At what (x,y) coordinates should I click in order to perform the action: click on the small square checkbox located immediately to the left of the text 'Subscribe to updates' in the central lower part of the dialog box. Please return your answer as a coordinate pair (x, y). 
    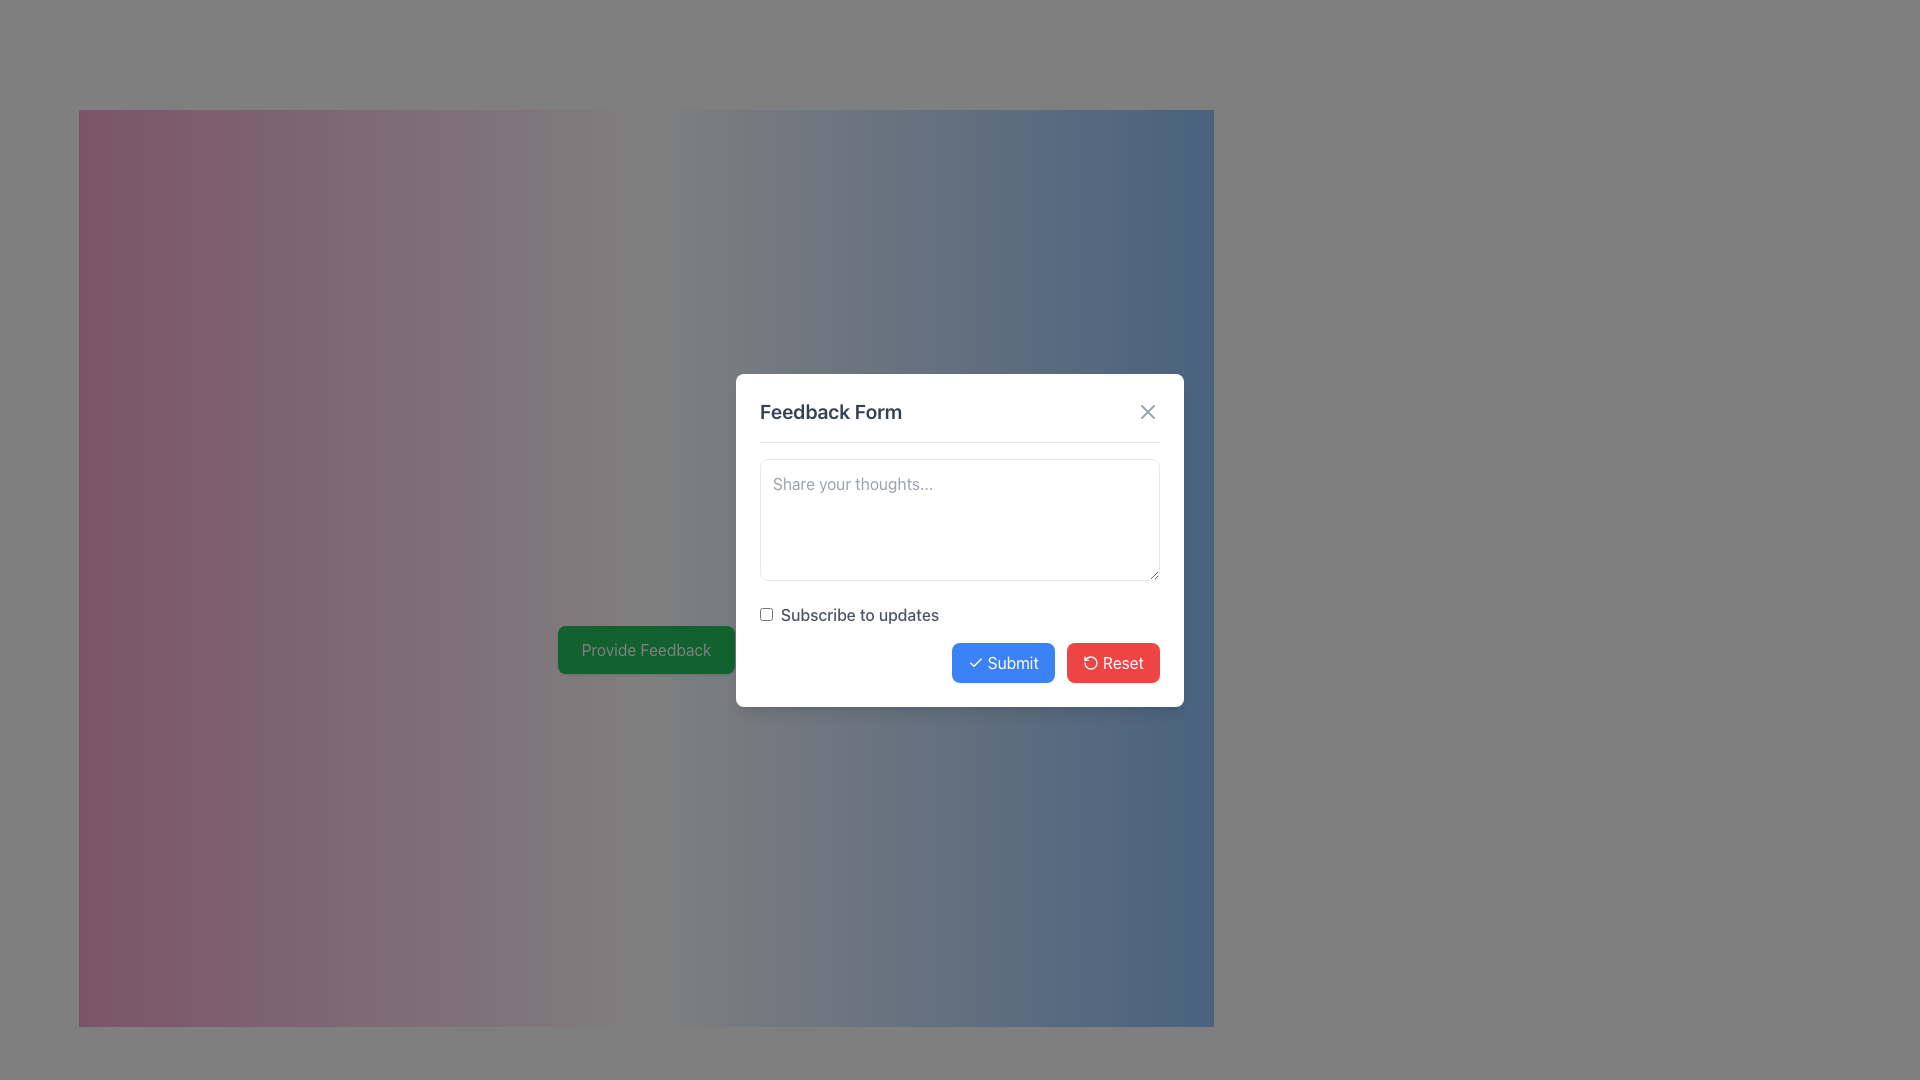
    Looking at the image, I should click on (765, 612).